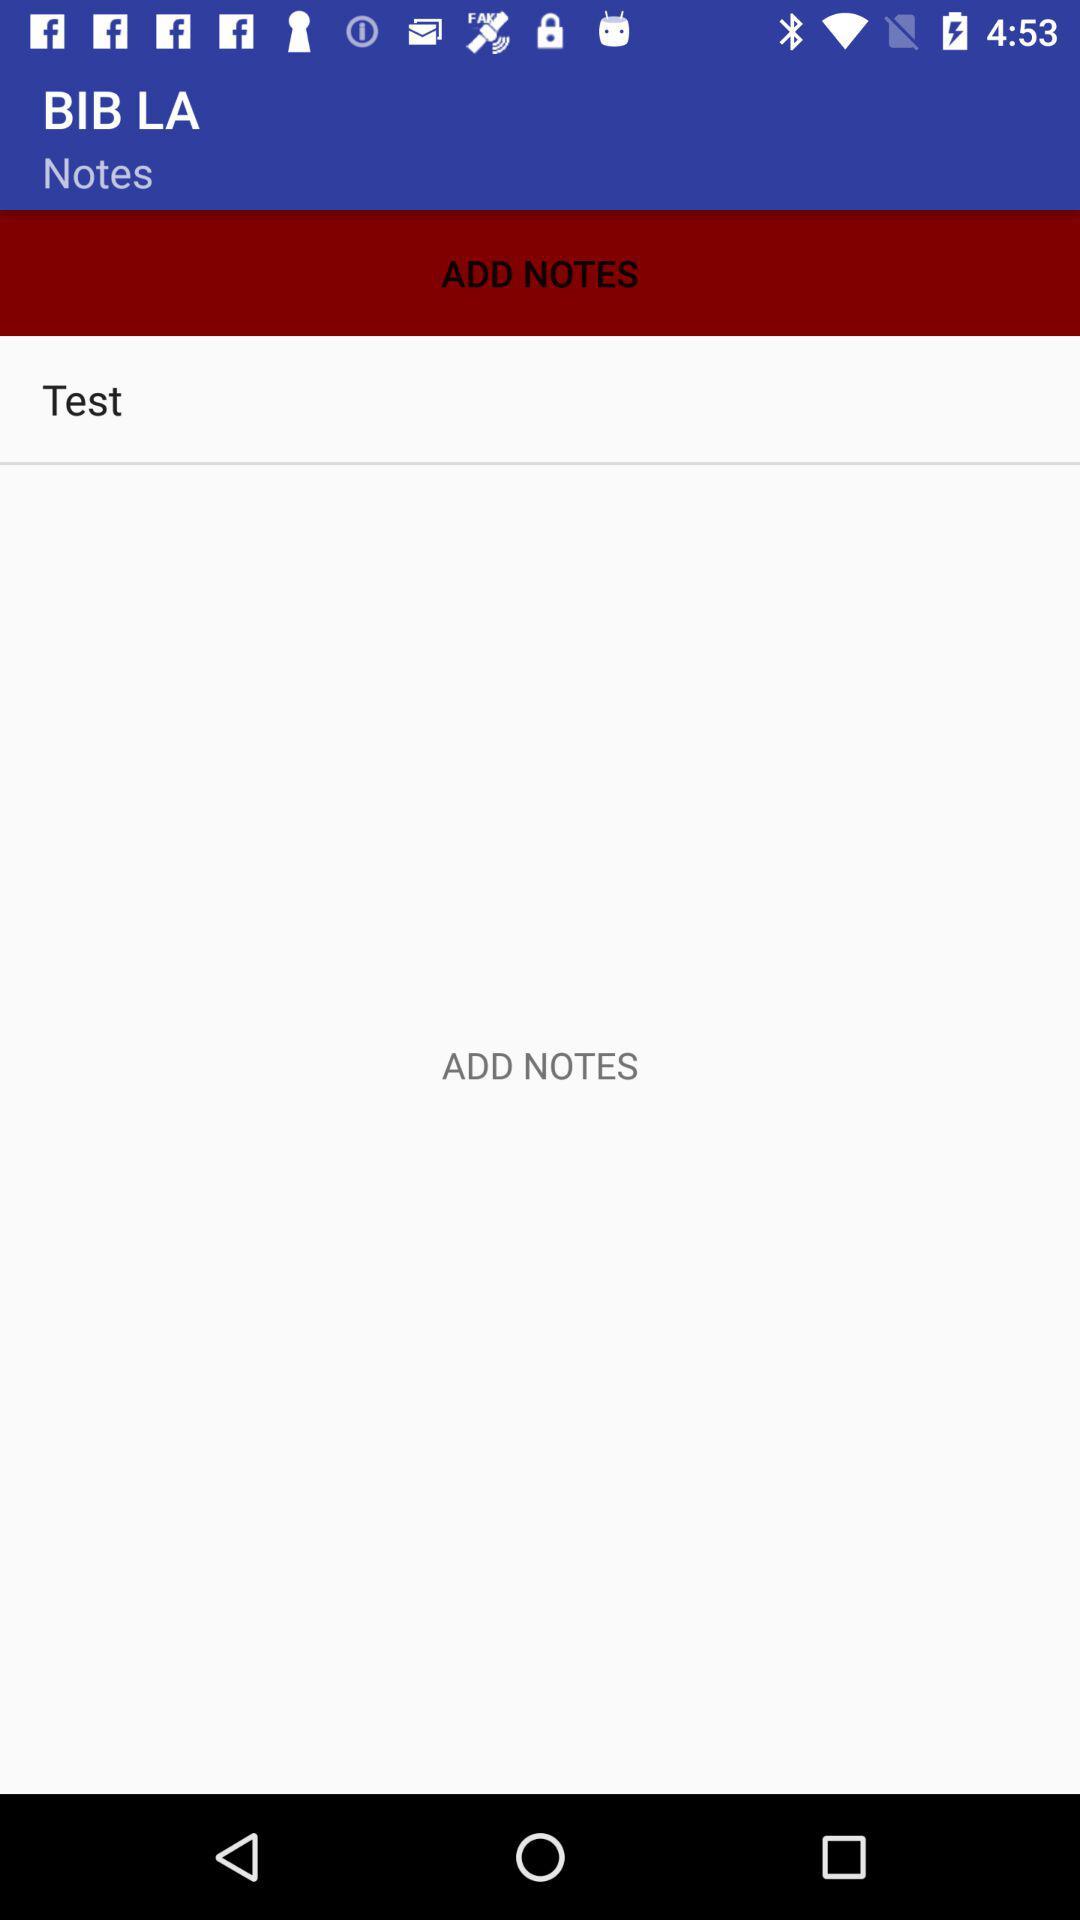 The width and height of the screenshot is (1080, 1920). I want to click on test, so click(540, 398).